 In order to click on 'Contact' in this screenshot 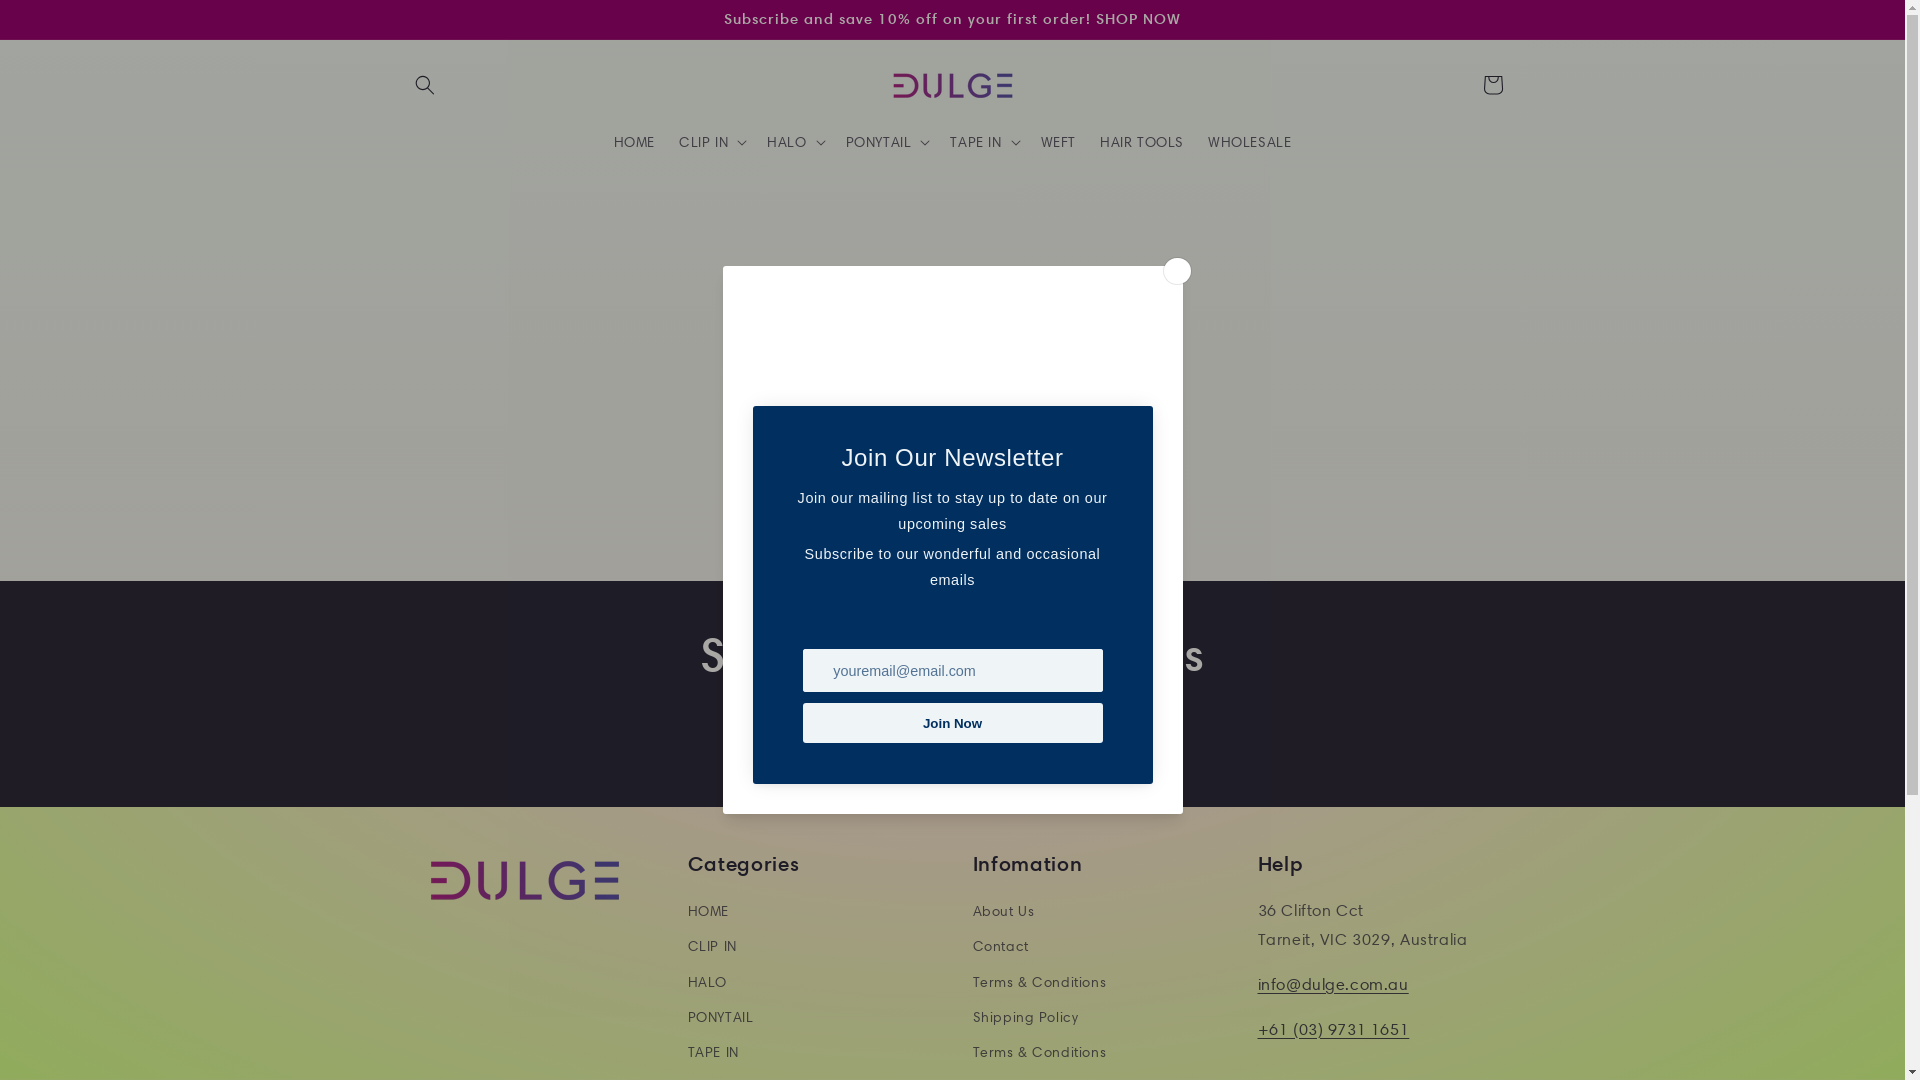, I will do `click(999, 945)`.